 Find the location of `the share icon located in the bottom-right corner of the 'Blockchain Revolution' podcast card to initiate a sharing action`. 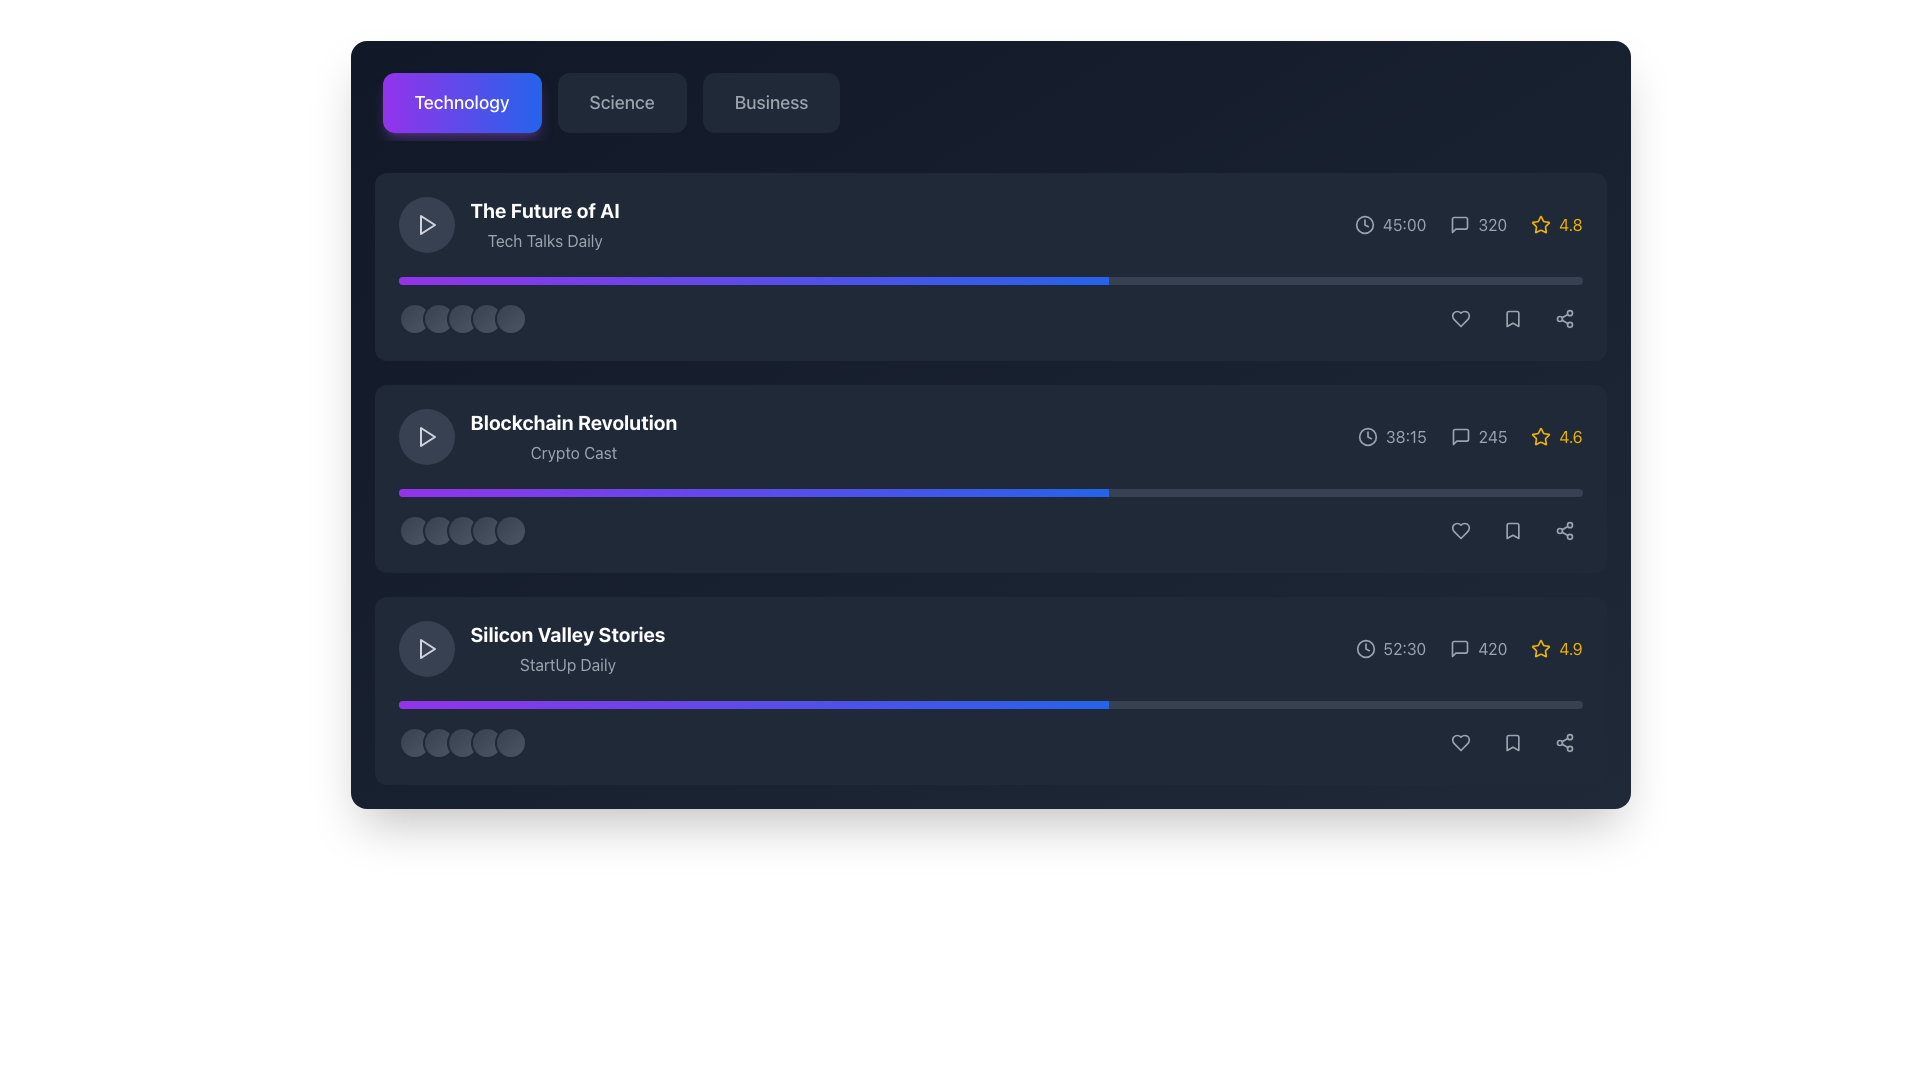

the share icon located in the bottom-right corner of the 'Blockchain Revolution' podcast card to initiate a sharing action is located at coordinates (1563, 318).